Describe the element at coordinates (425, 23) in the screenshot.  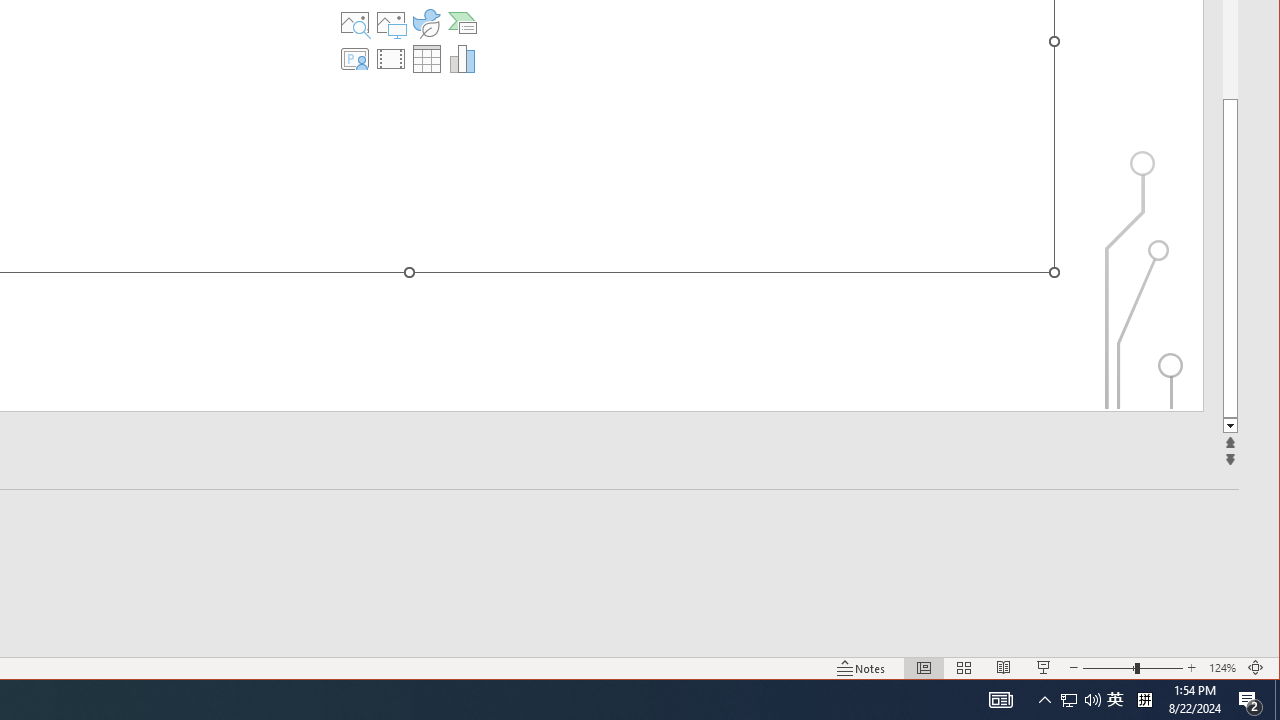
I see `'Insert an Icon'` at that location.